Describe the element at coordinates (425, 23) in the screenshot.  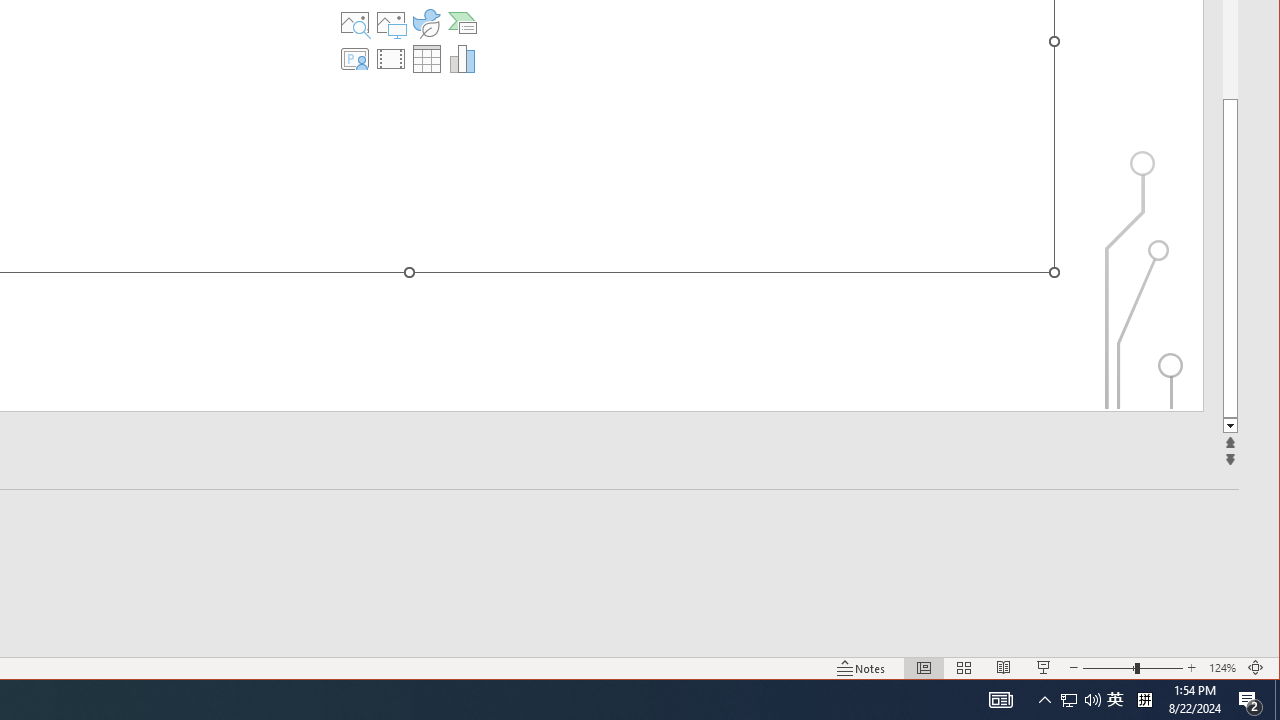
I see `'Insert an Icon'` at that location.